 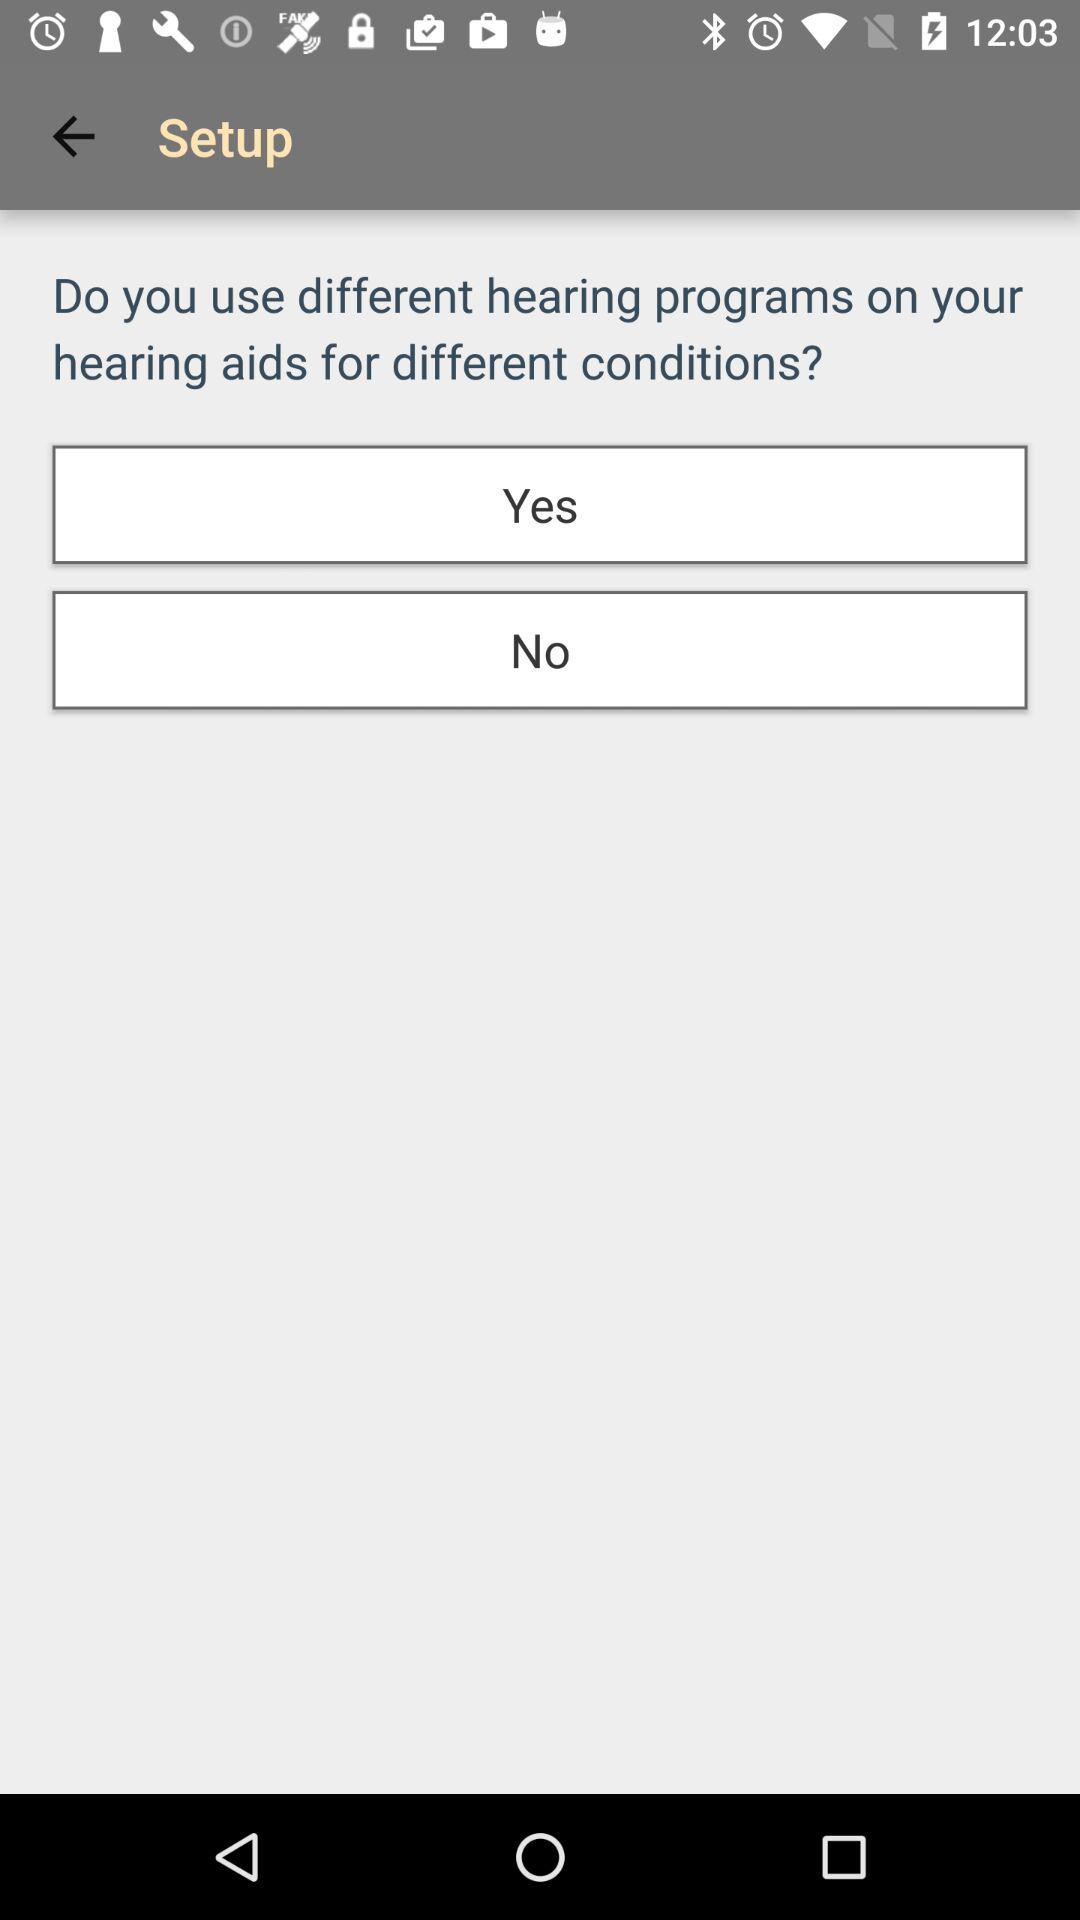 What do you see at coordinates (72, 135) in the screenshot?
I see `app to the left of setup icon` at bounding box center [72, 135].